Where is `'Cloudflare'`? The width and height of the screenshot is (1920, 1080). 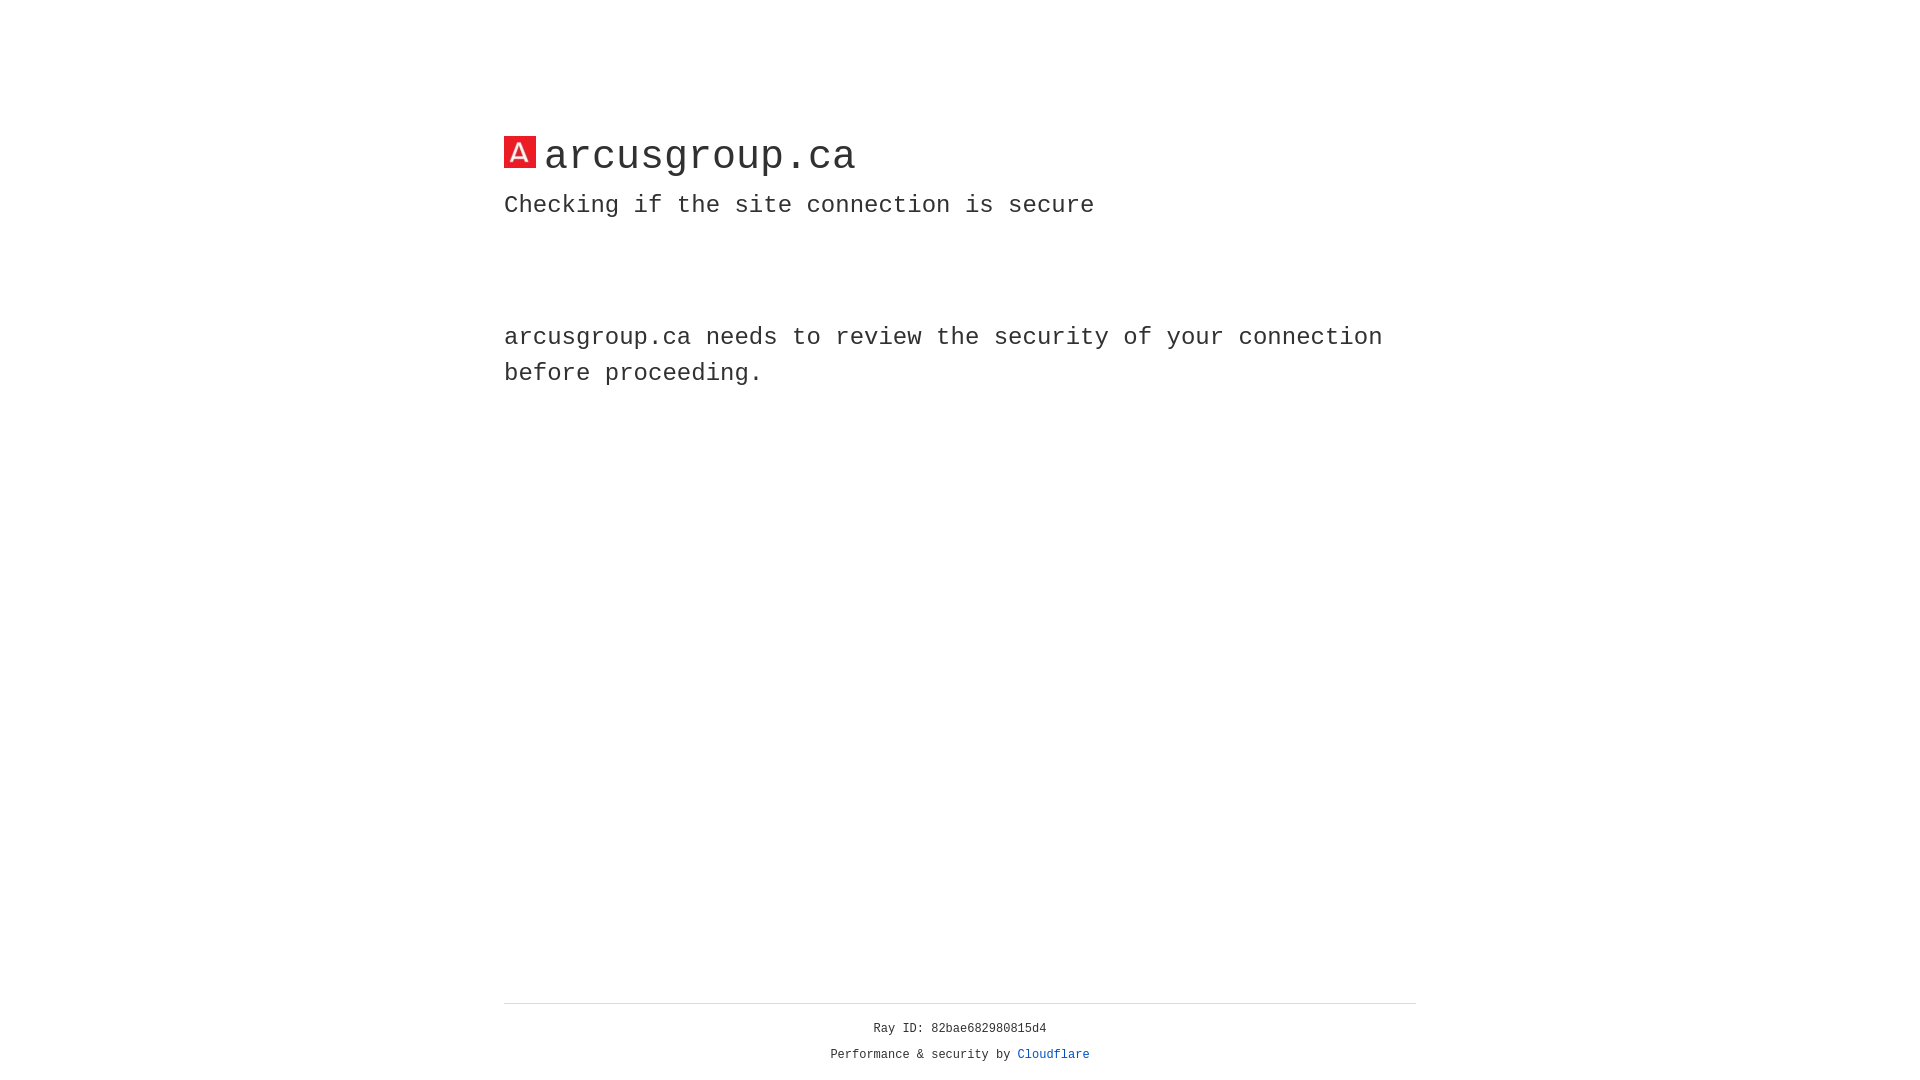
'Cloudflare' is located at coordinates (1053, 1054).